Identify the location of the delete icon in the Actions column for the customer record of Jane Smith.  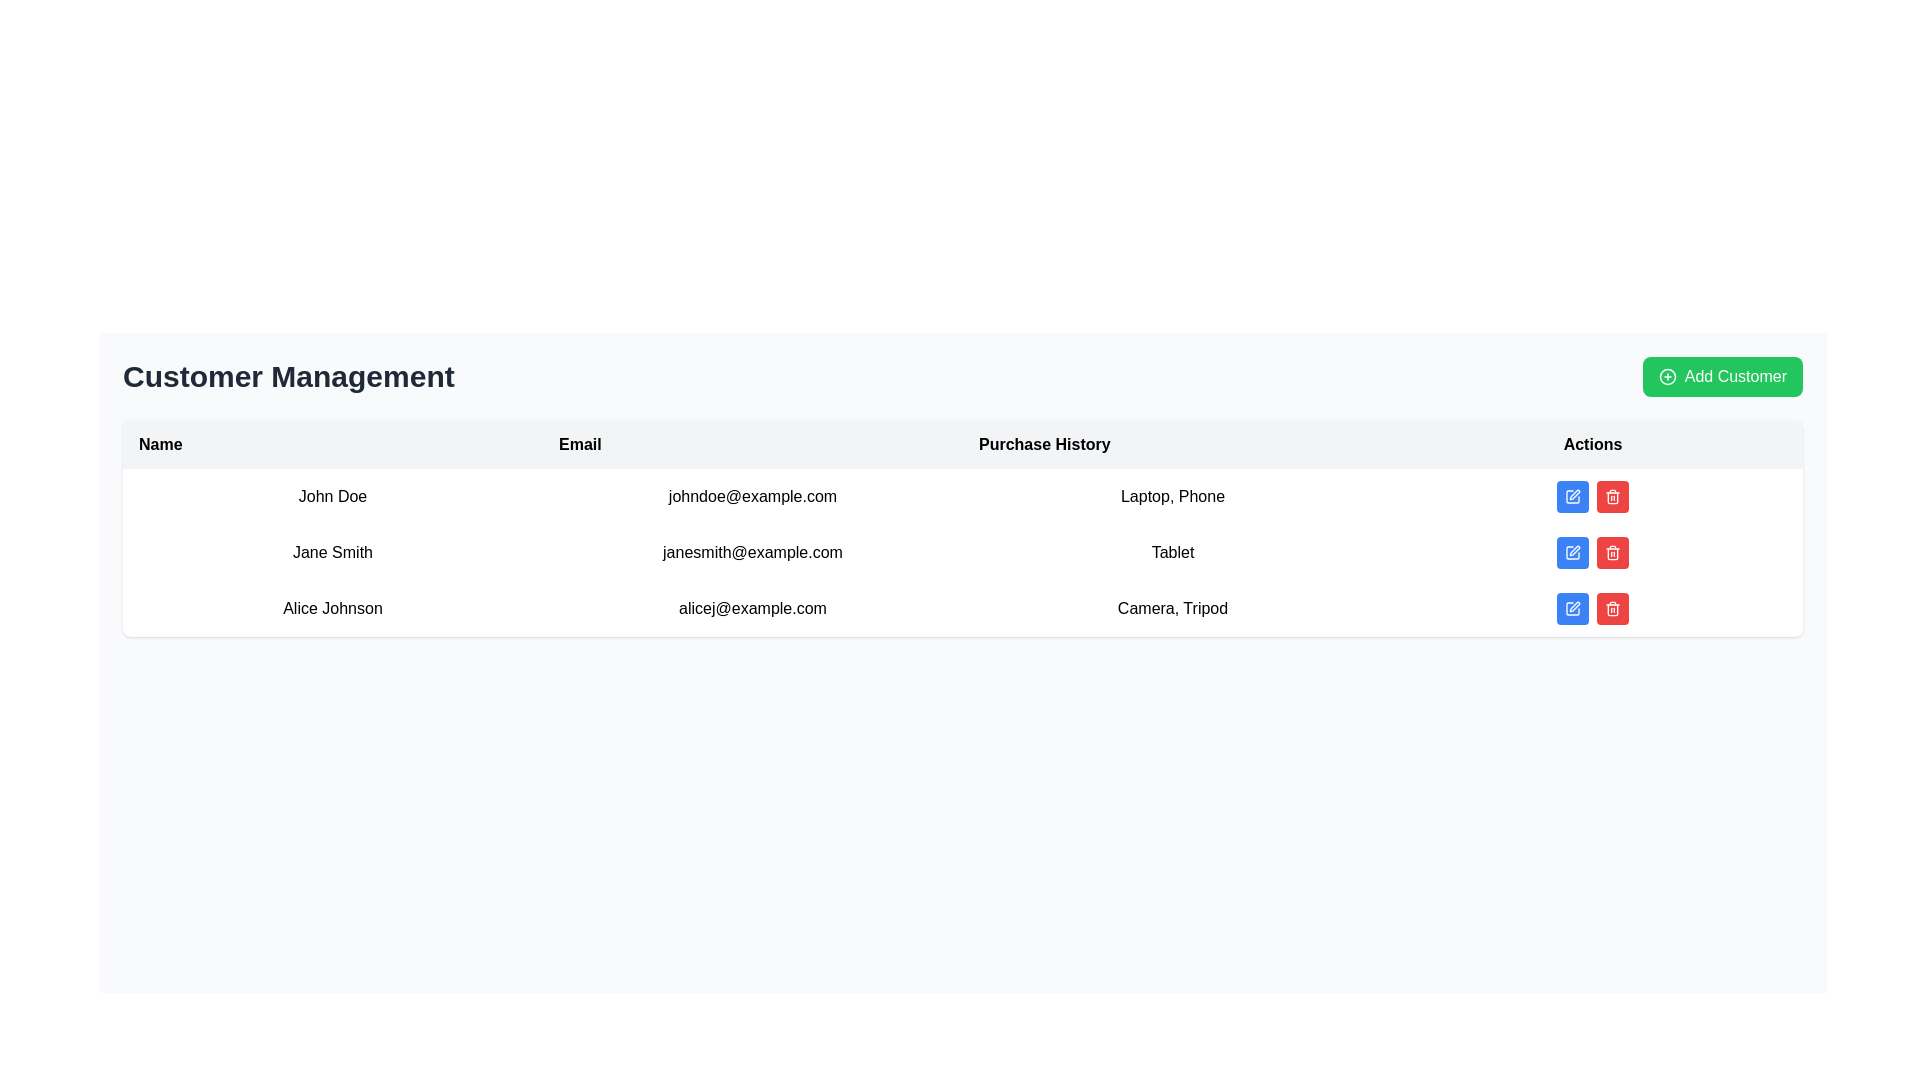
(1612, 496).